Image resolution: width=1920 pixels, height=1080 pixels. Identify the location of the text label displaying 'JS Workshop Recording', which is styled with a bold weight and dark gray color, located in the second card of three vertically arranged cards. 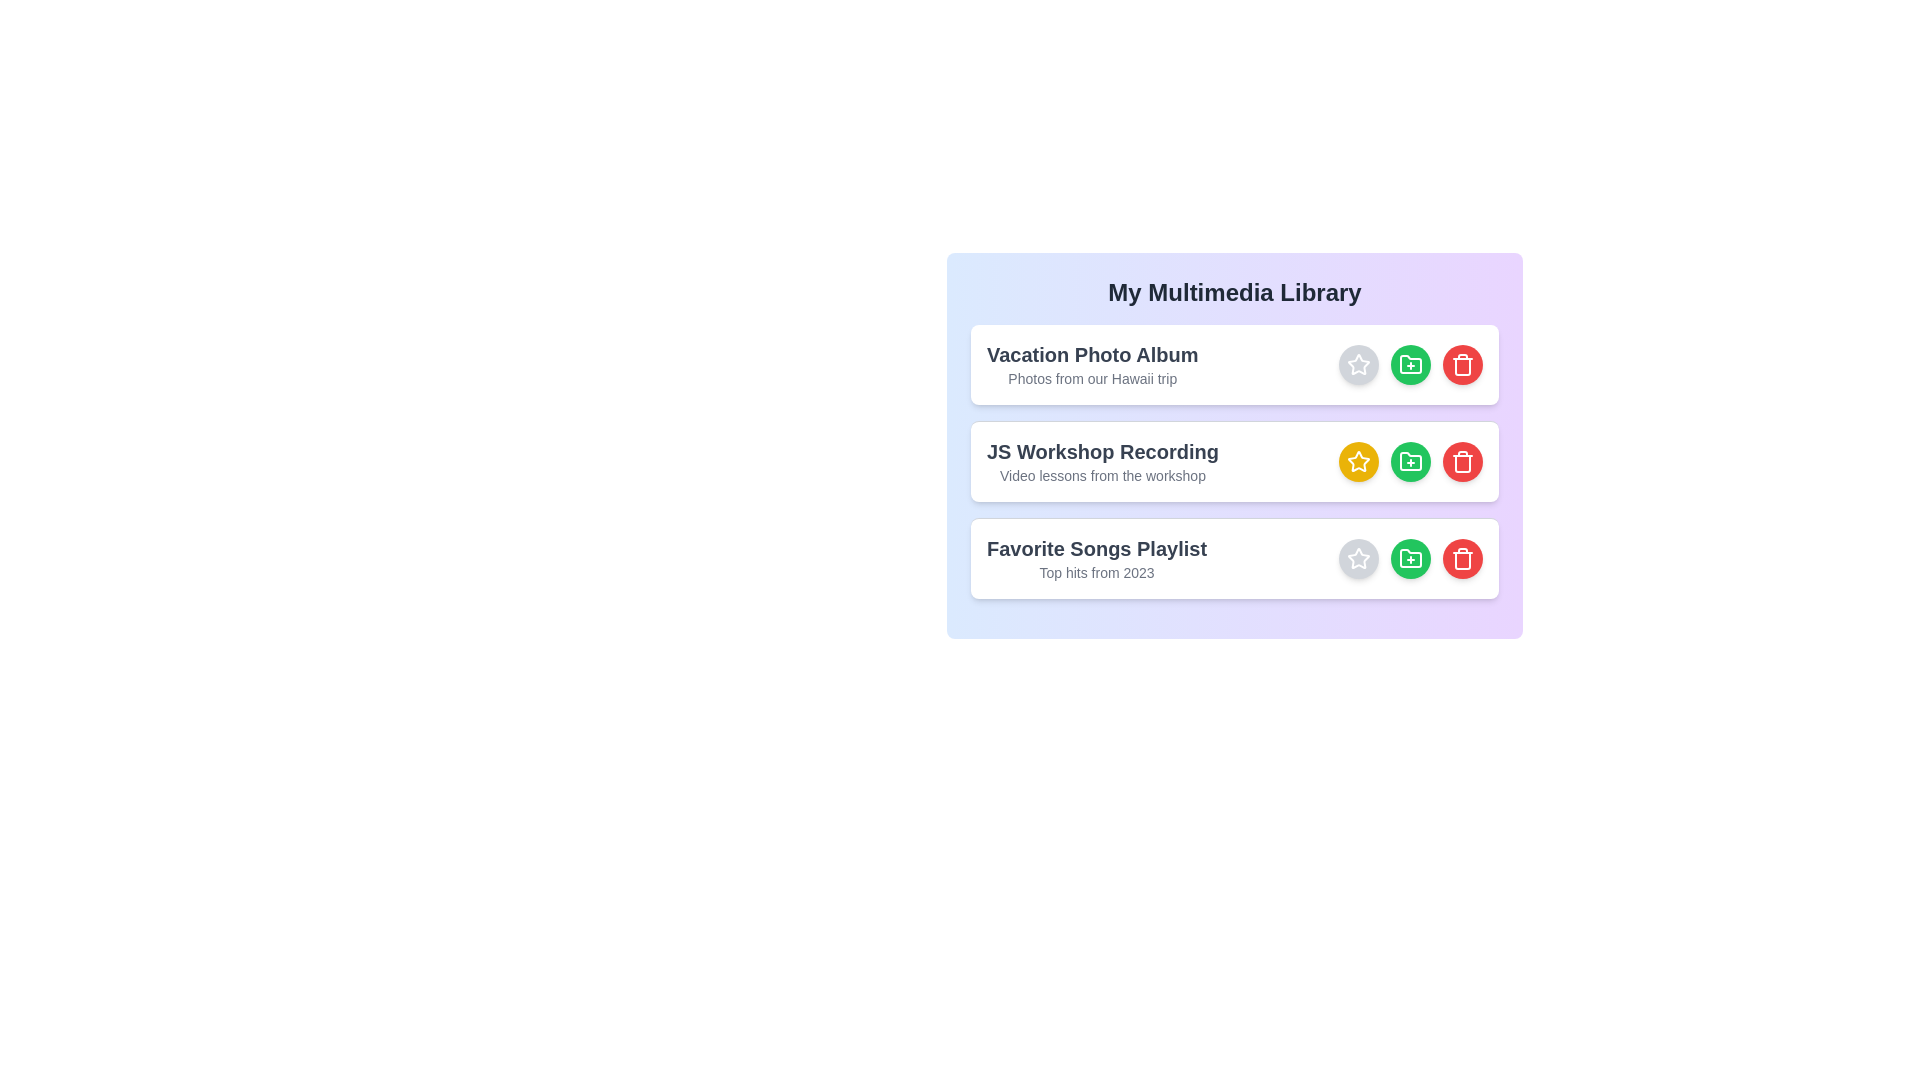
(1102, 451).